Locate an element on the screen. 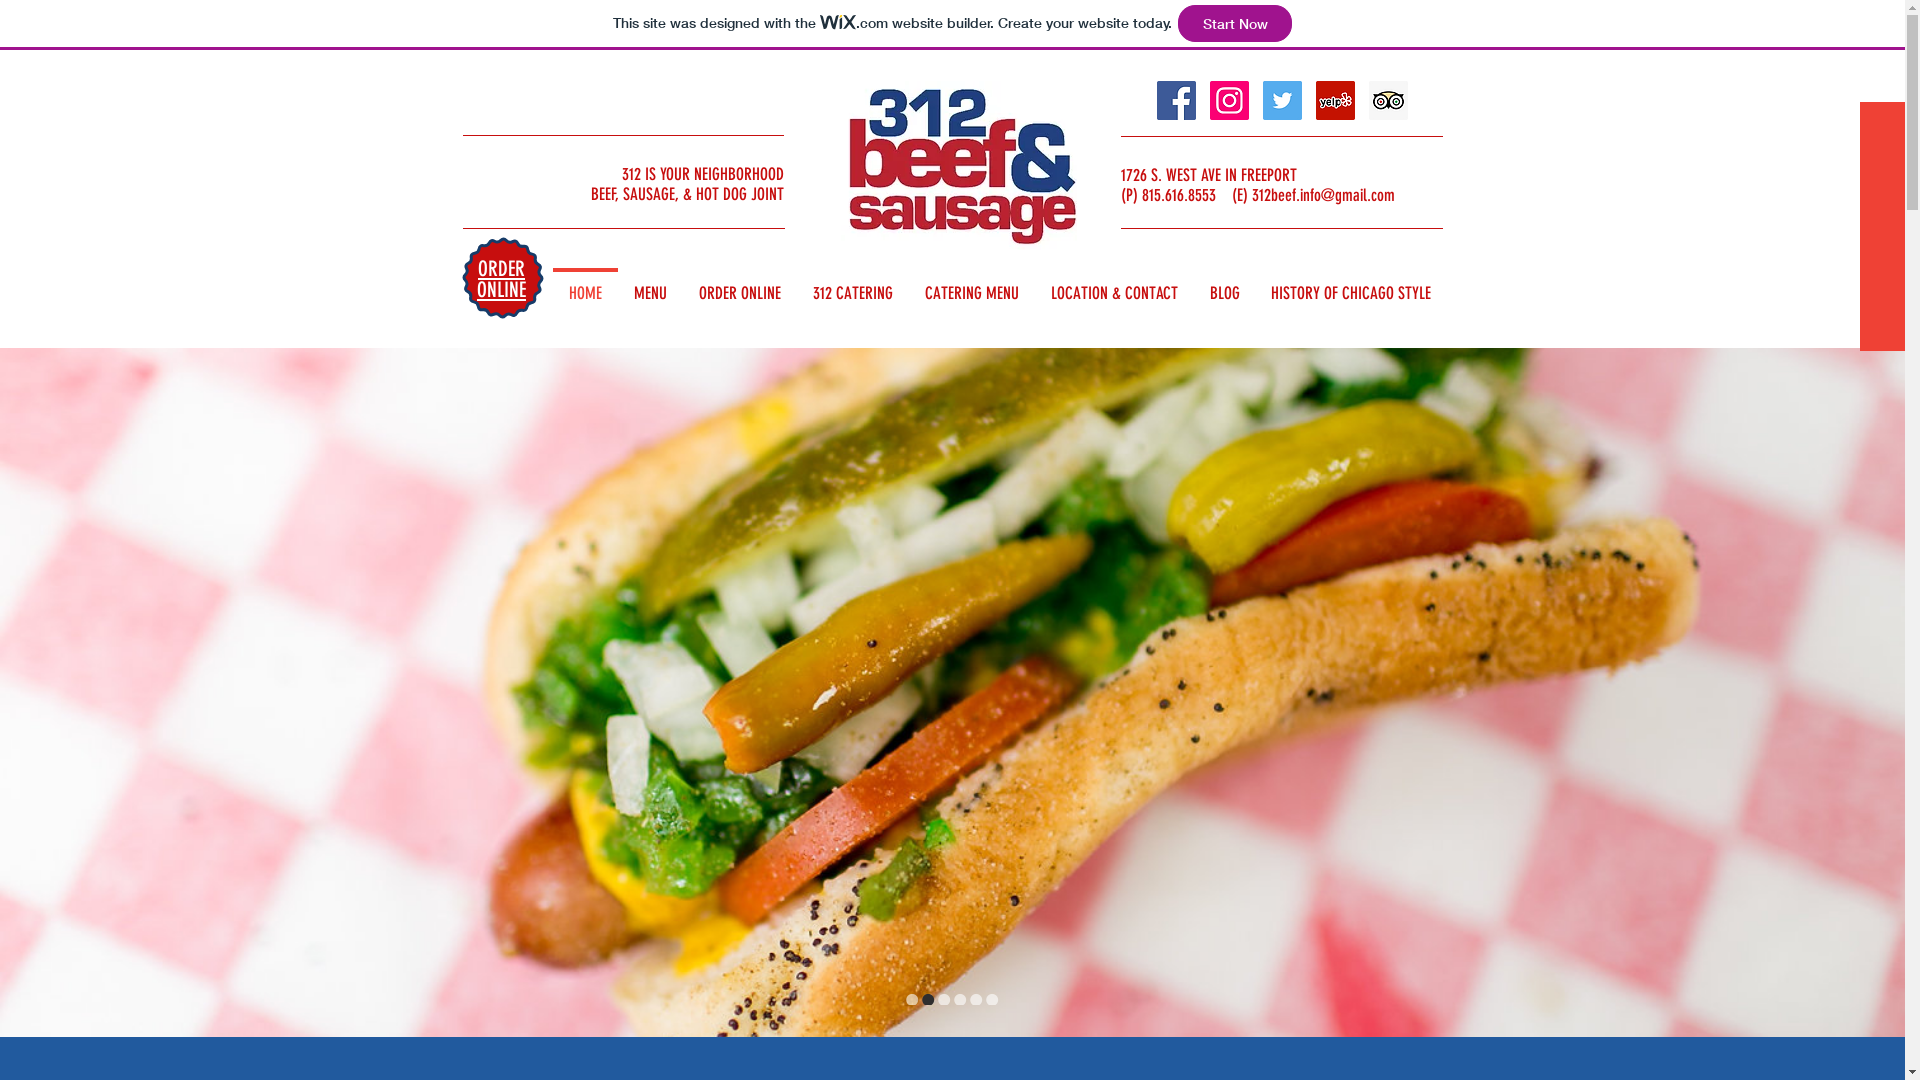 The width and height of the screenshot is (1920, 1080). 'ONLINE' is located at coordinates (501, 289).